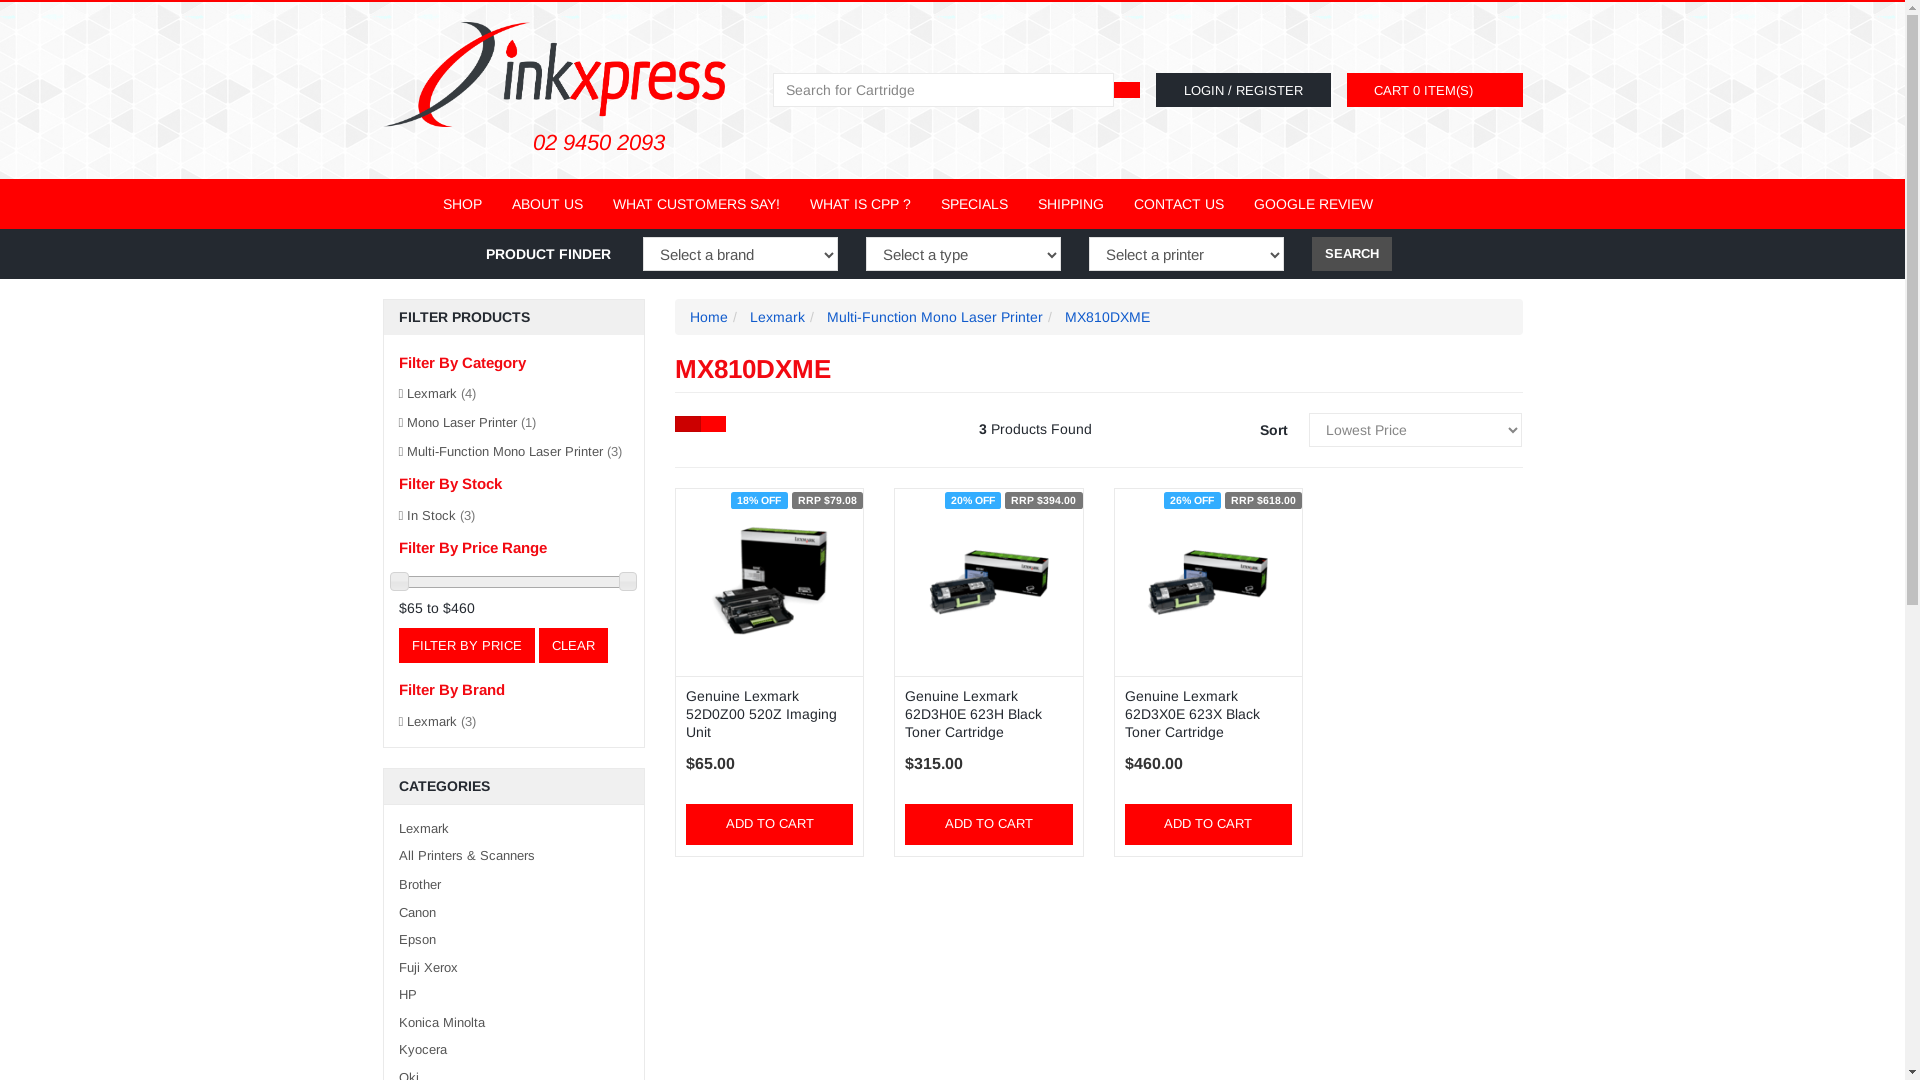  What do you see at coordinates (514, 422) in the screenshot?
I see `'Mono Laser Printer (1)'` at bounding box center [514, 422].